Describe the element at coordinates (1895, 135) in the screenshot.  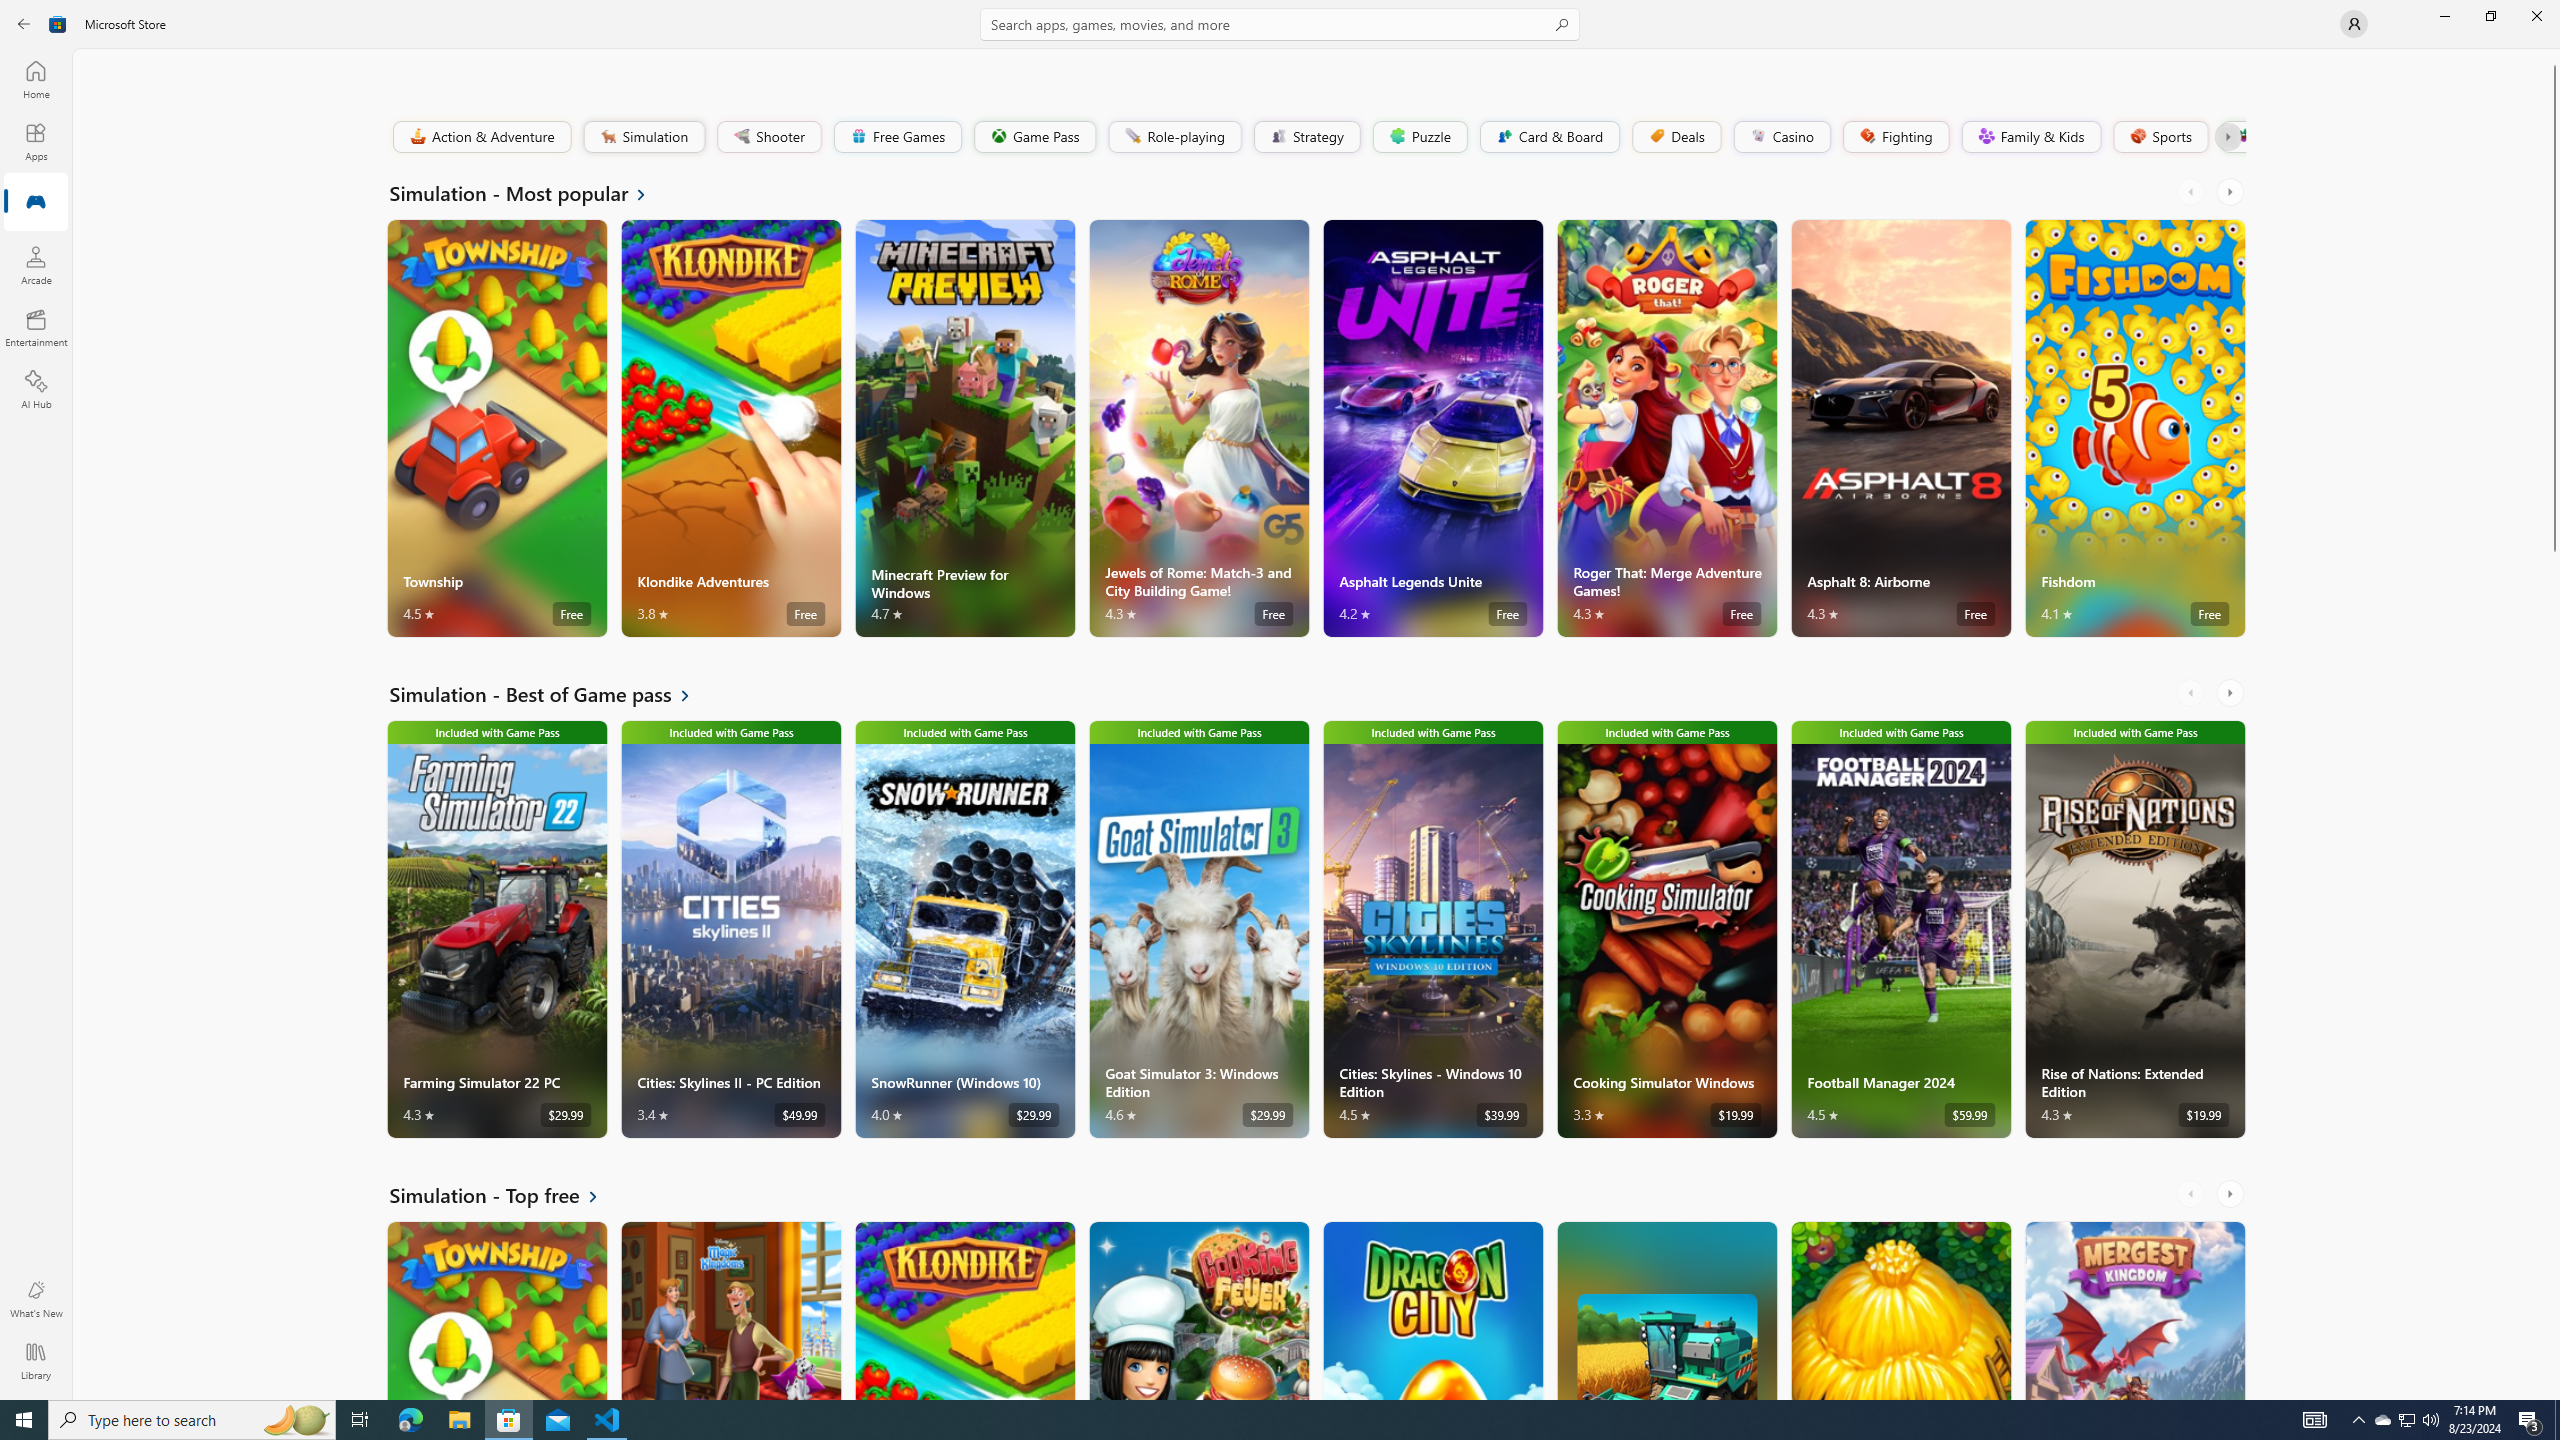
I see `'Fighting'` at that location.